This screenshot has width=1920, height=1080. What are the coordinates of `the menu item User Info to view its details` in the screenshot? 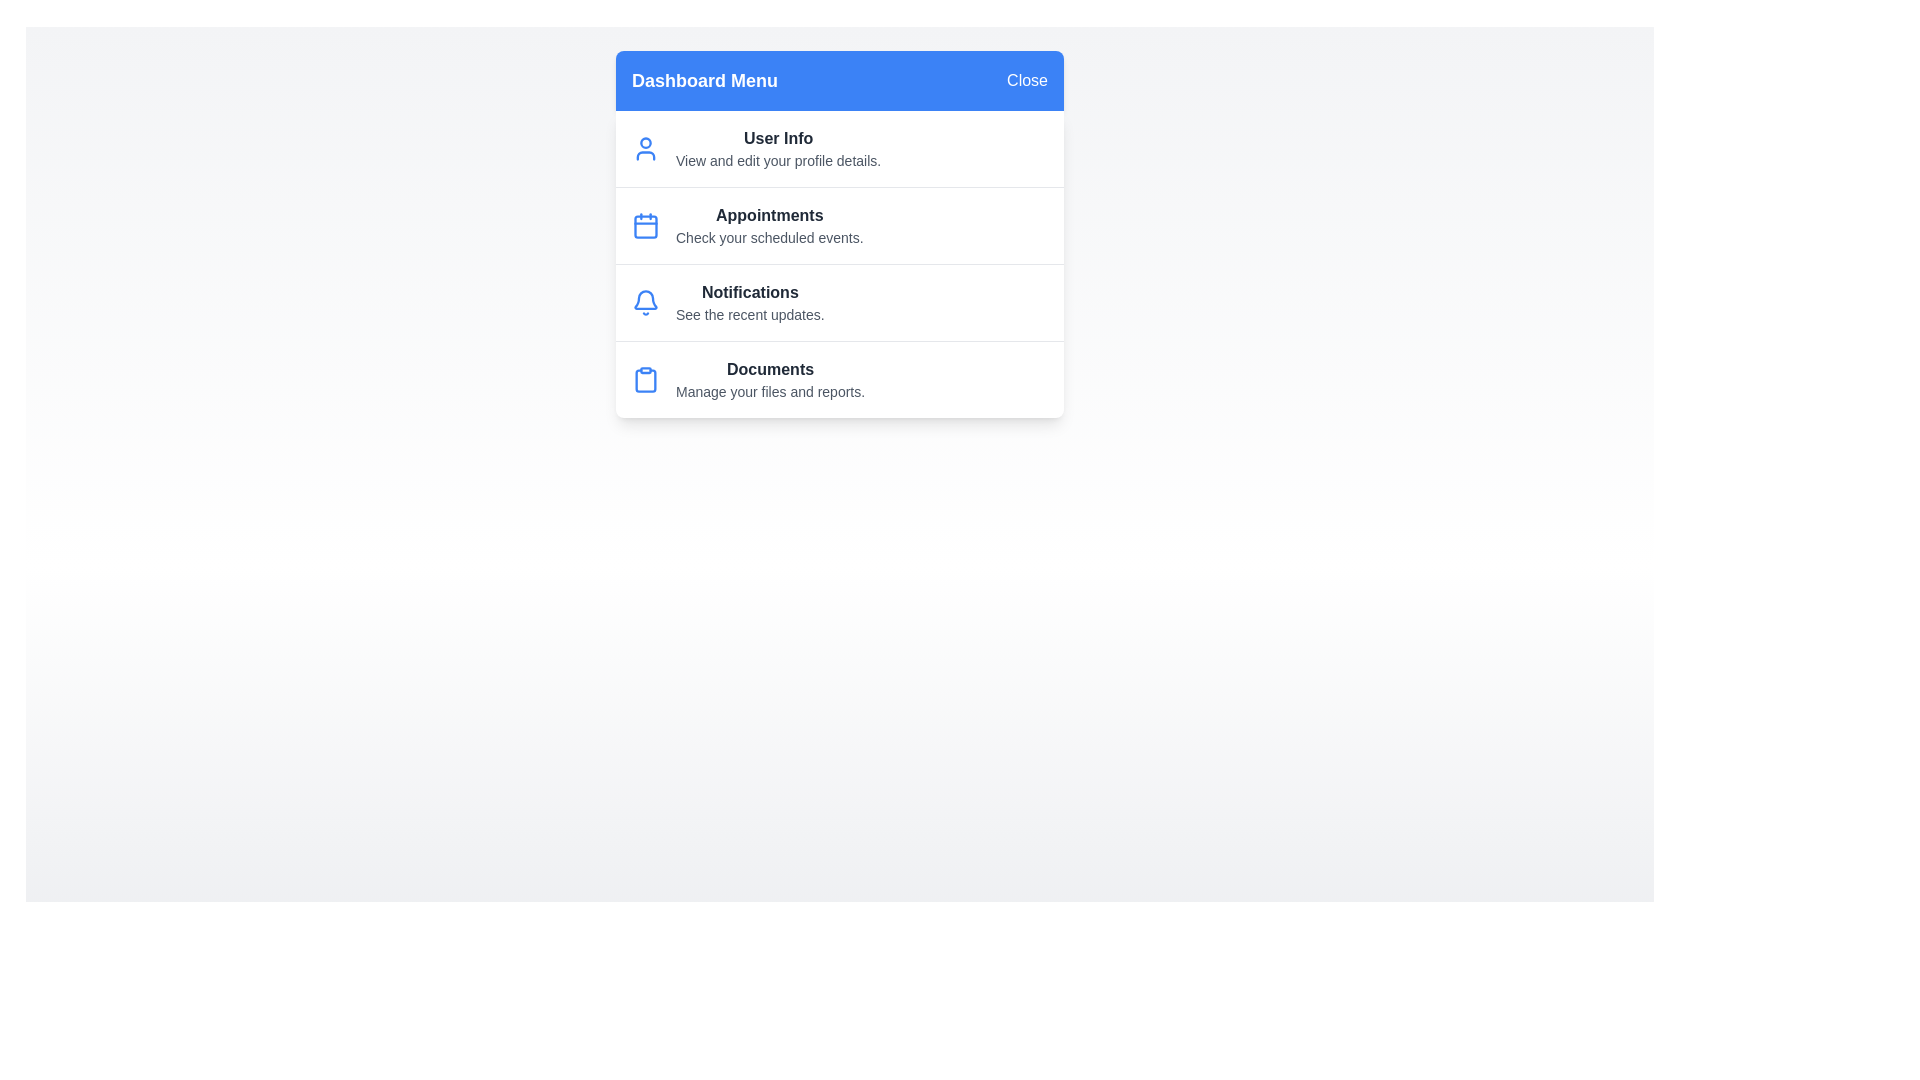 It's located at (646, 148).